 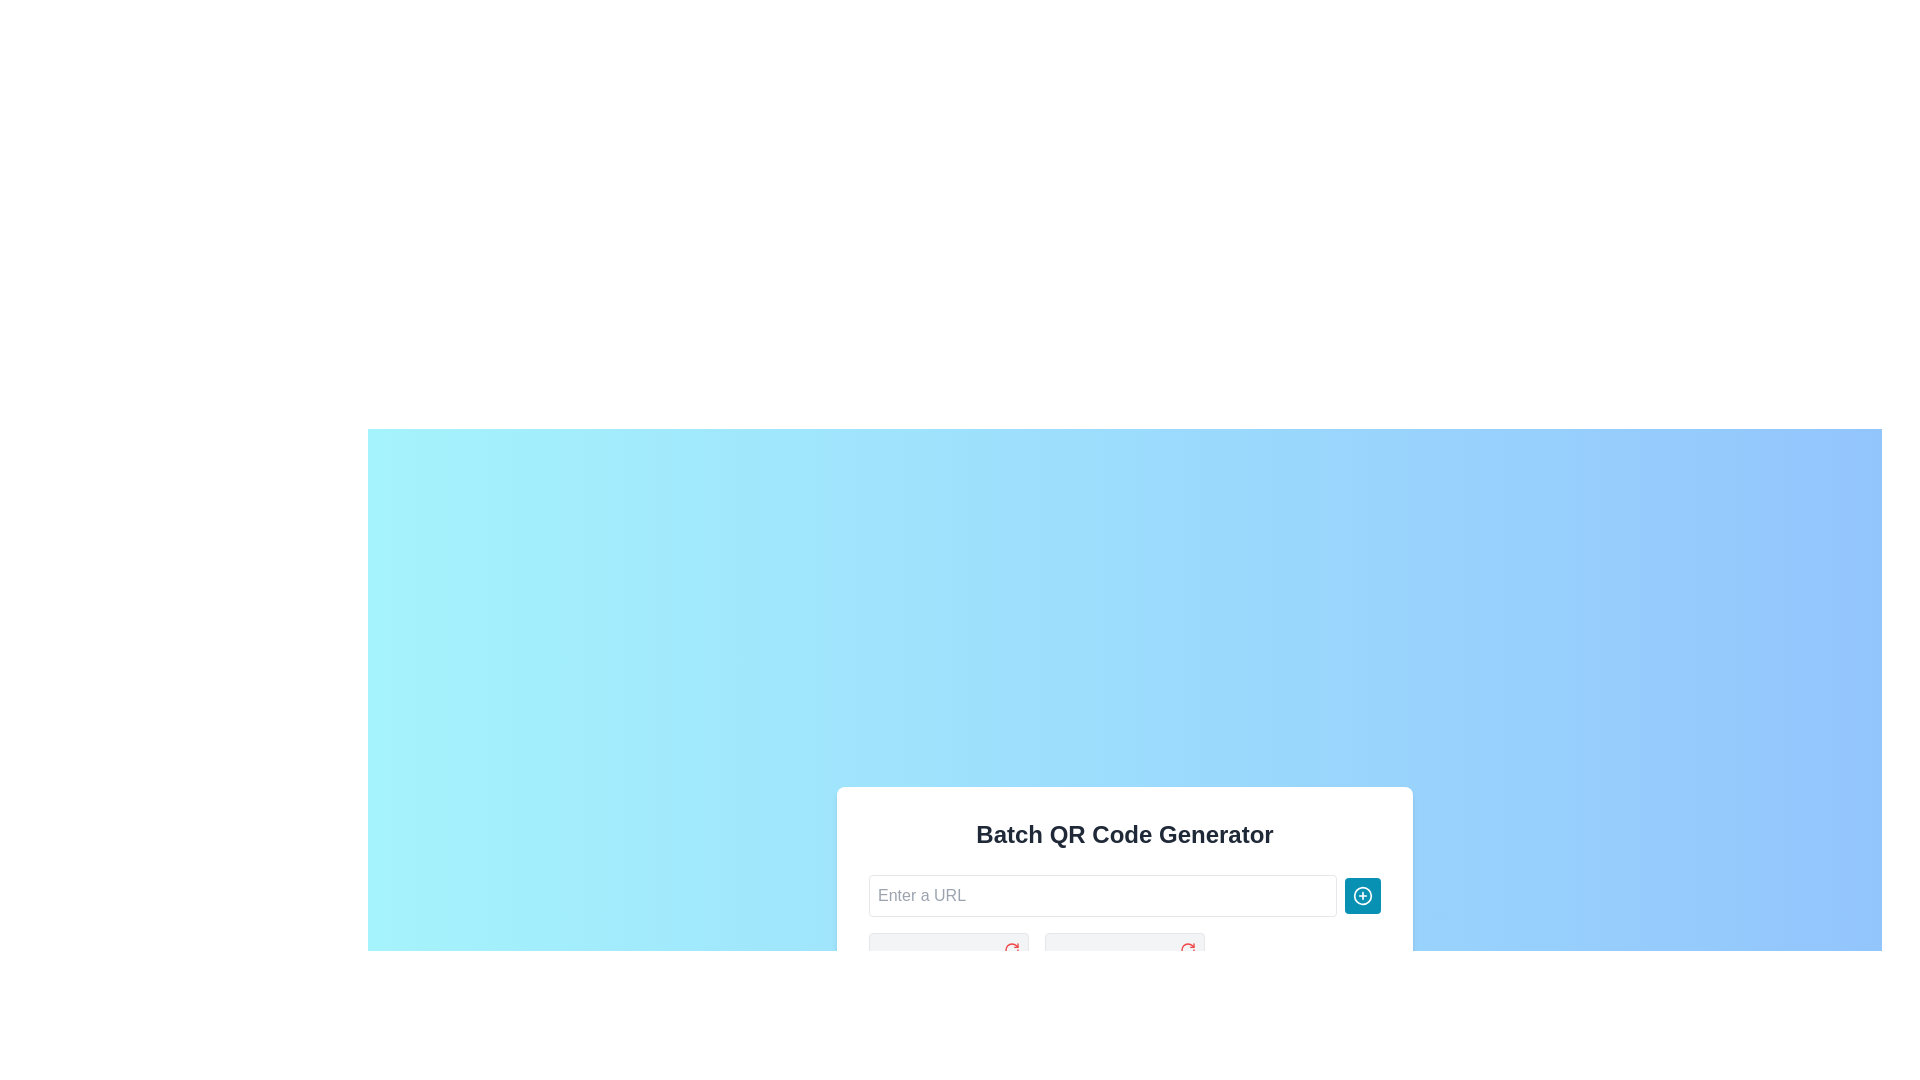 I want to click on the 'refresh' icon located at the top-right corner of the text input field, which is the first icon in a two-icon set, so click(x=1012, y=948).